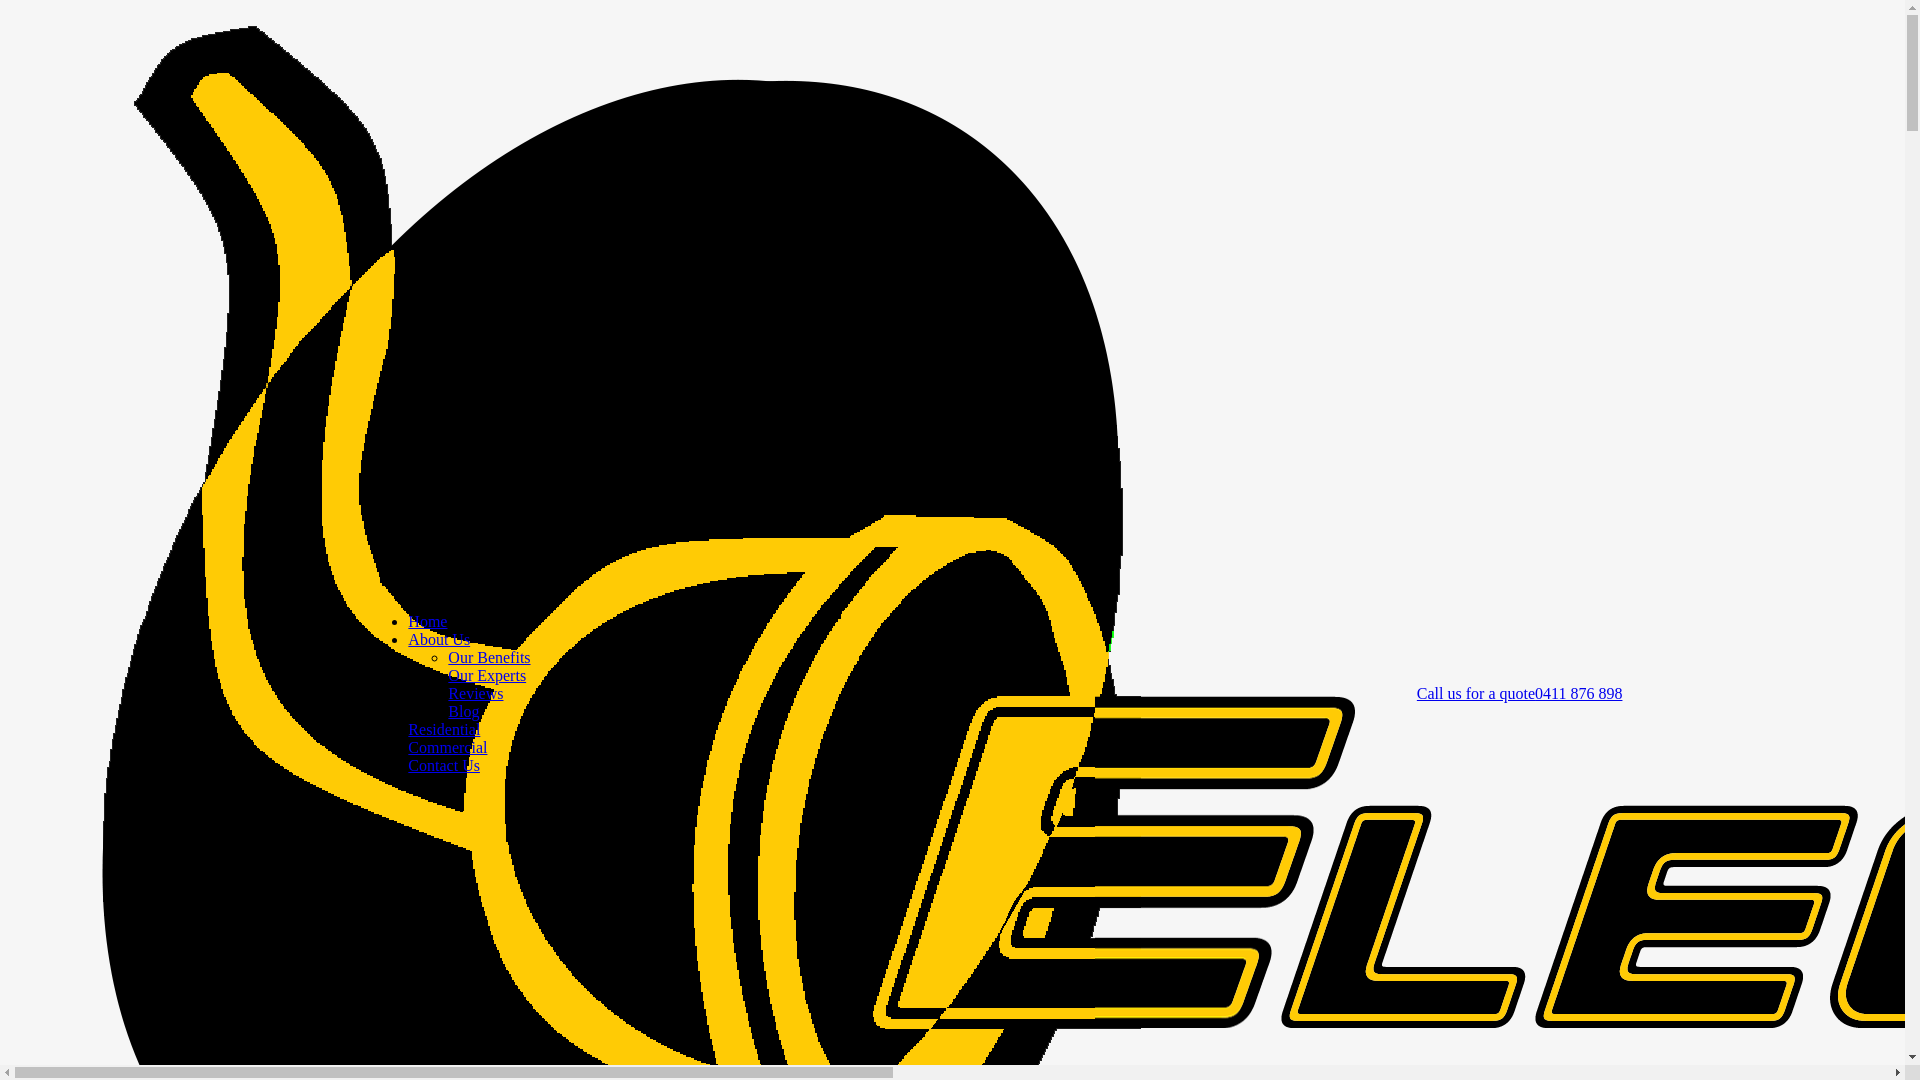 The height and width of the screenshot is (1080, 1920). I want to click on 'Residential', so click(443, 729).